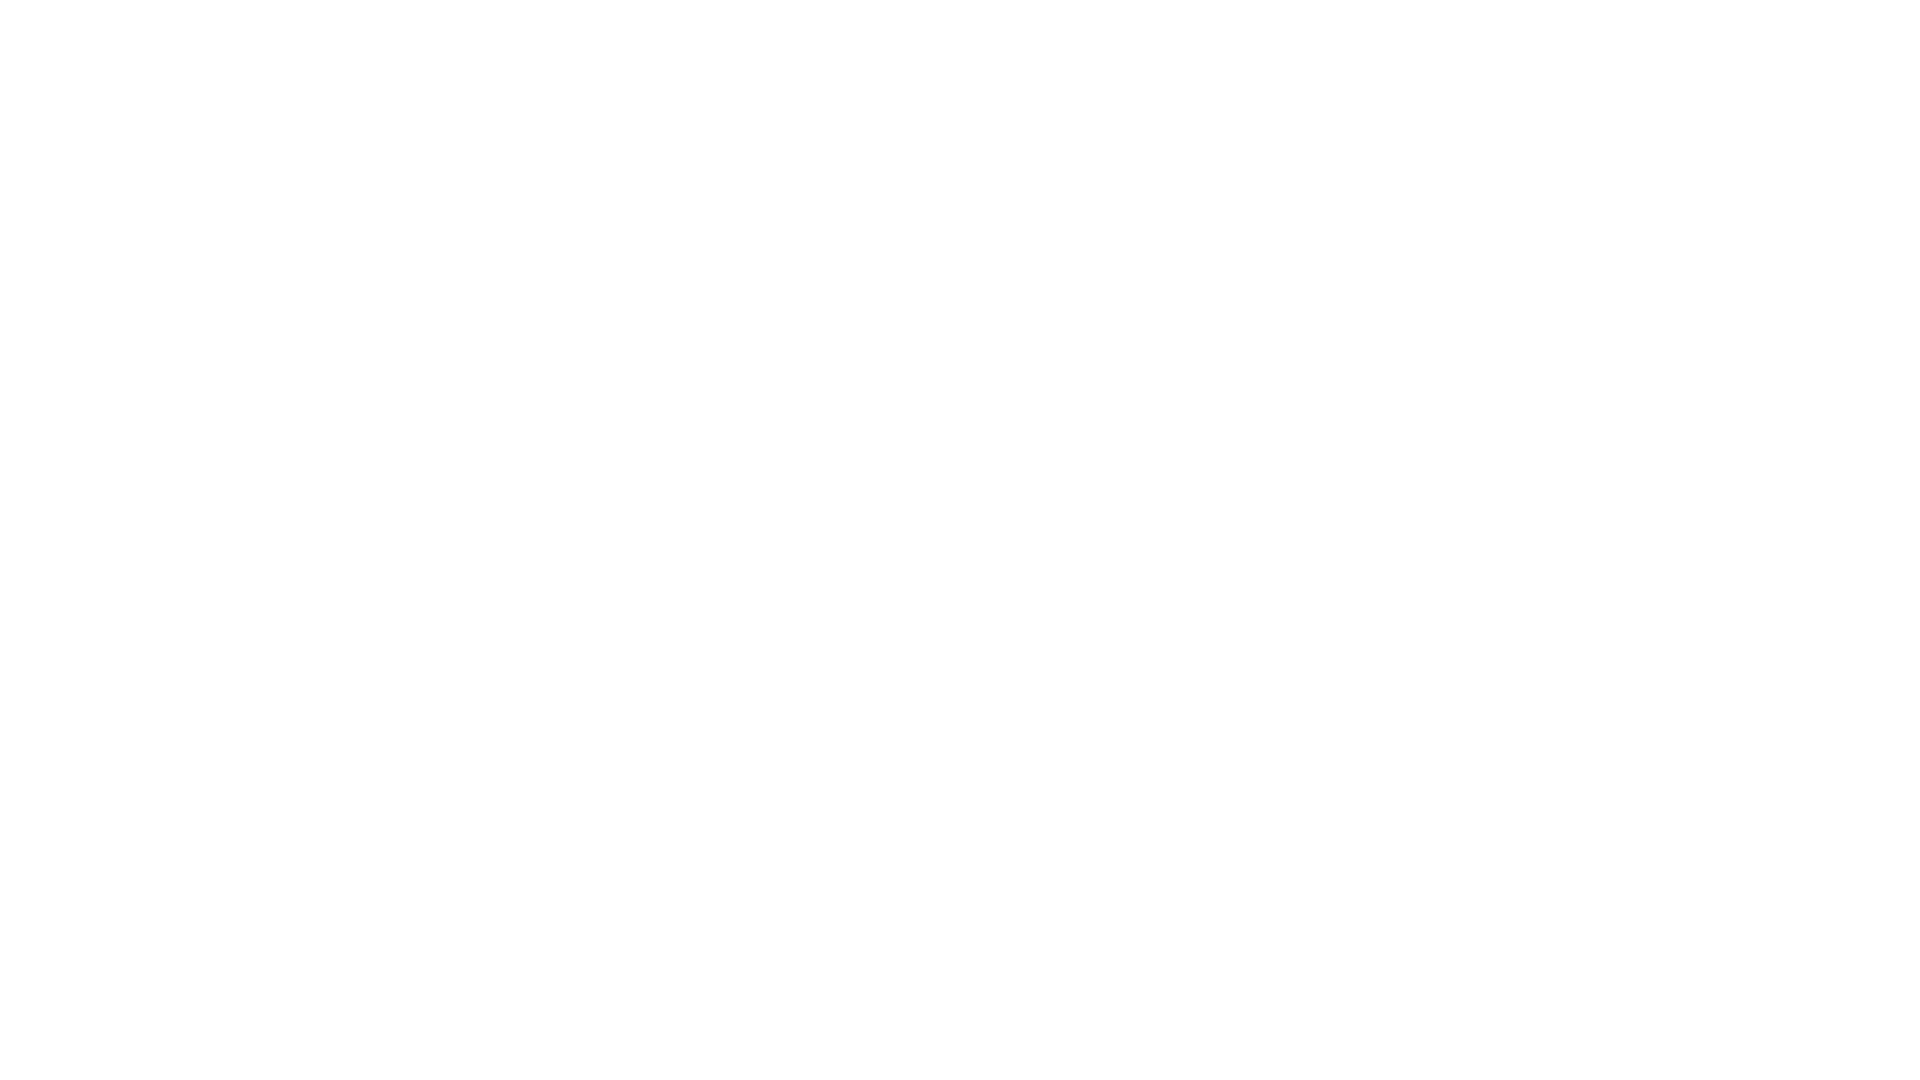 The width and height of the screenshot is (1920, 1080). I want to click on Felicia P.S. Lasmana, so click(612, 244).